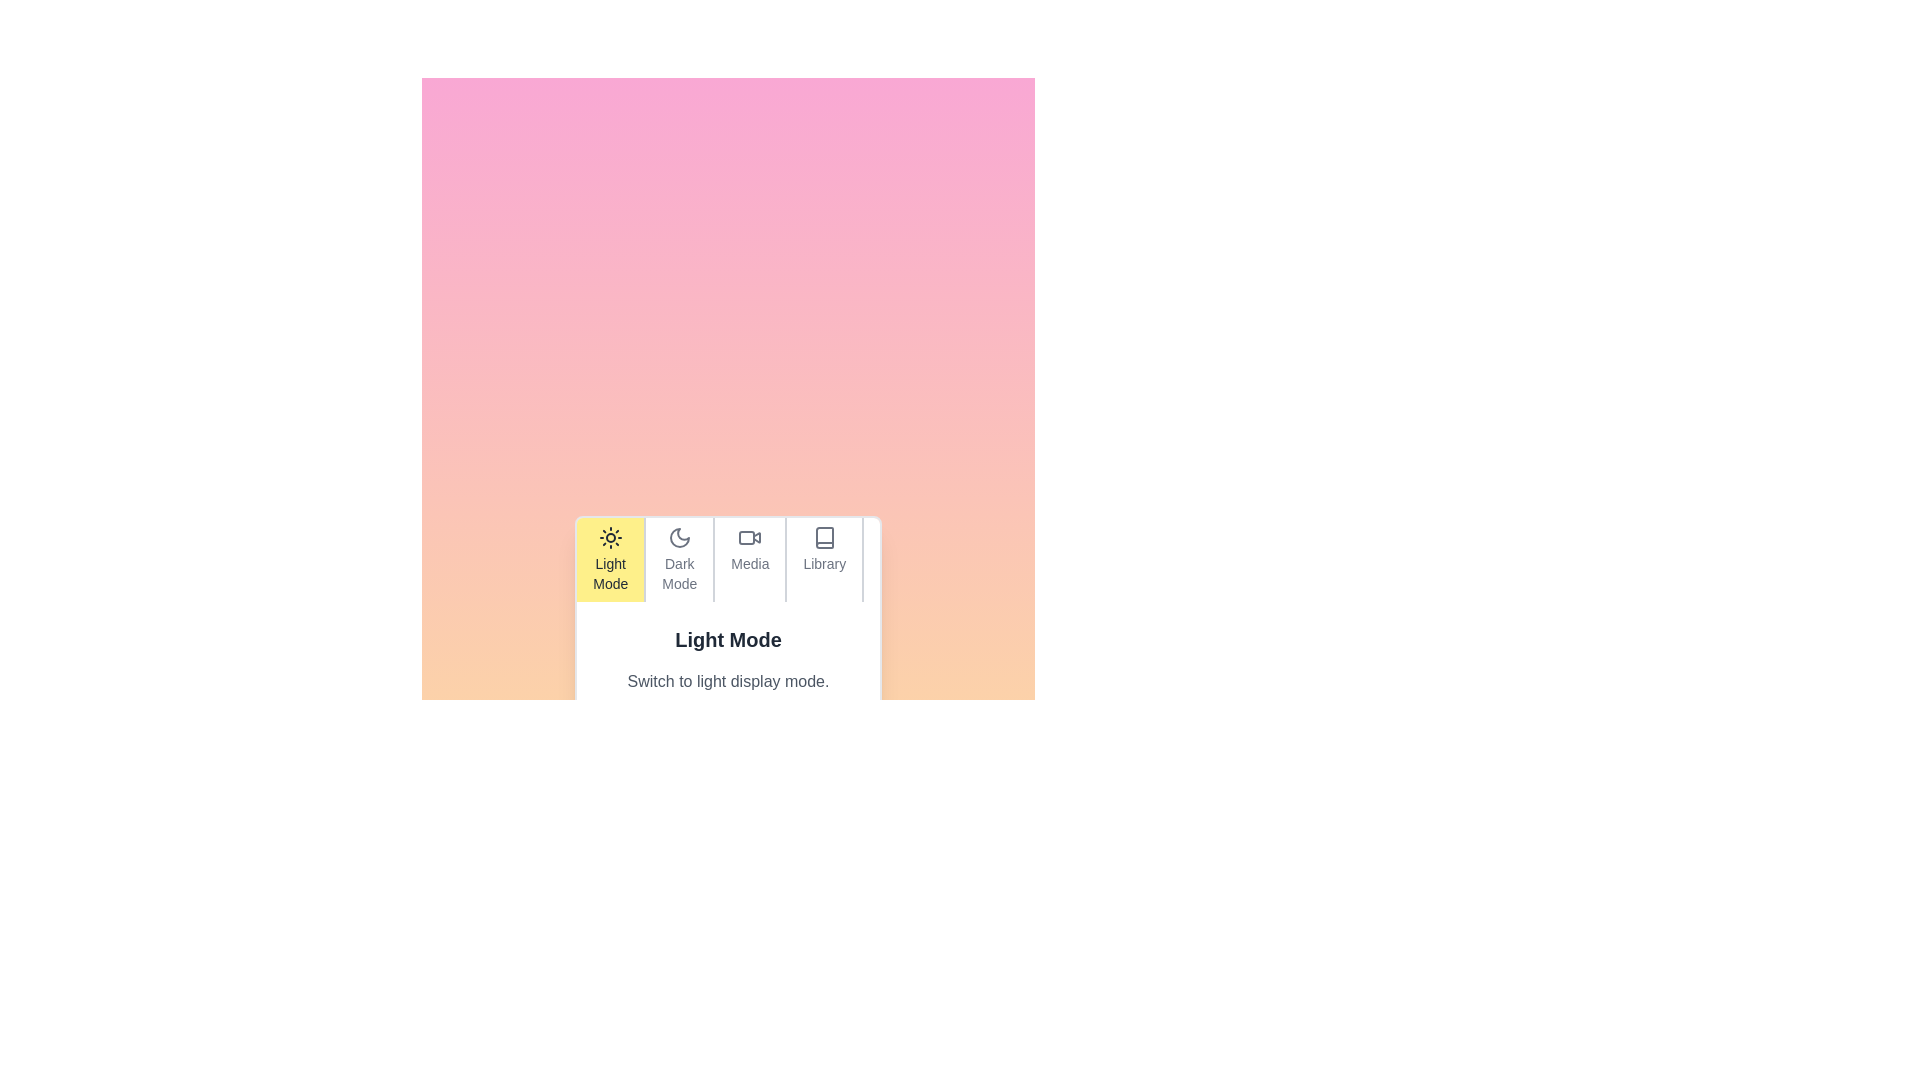 The width and height of the screenshot is (1920, 1080). I want to click on the tab labeled Light Mode to observe its visual effect, so click(608, 559).